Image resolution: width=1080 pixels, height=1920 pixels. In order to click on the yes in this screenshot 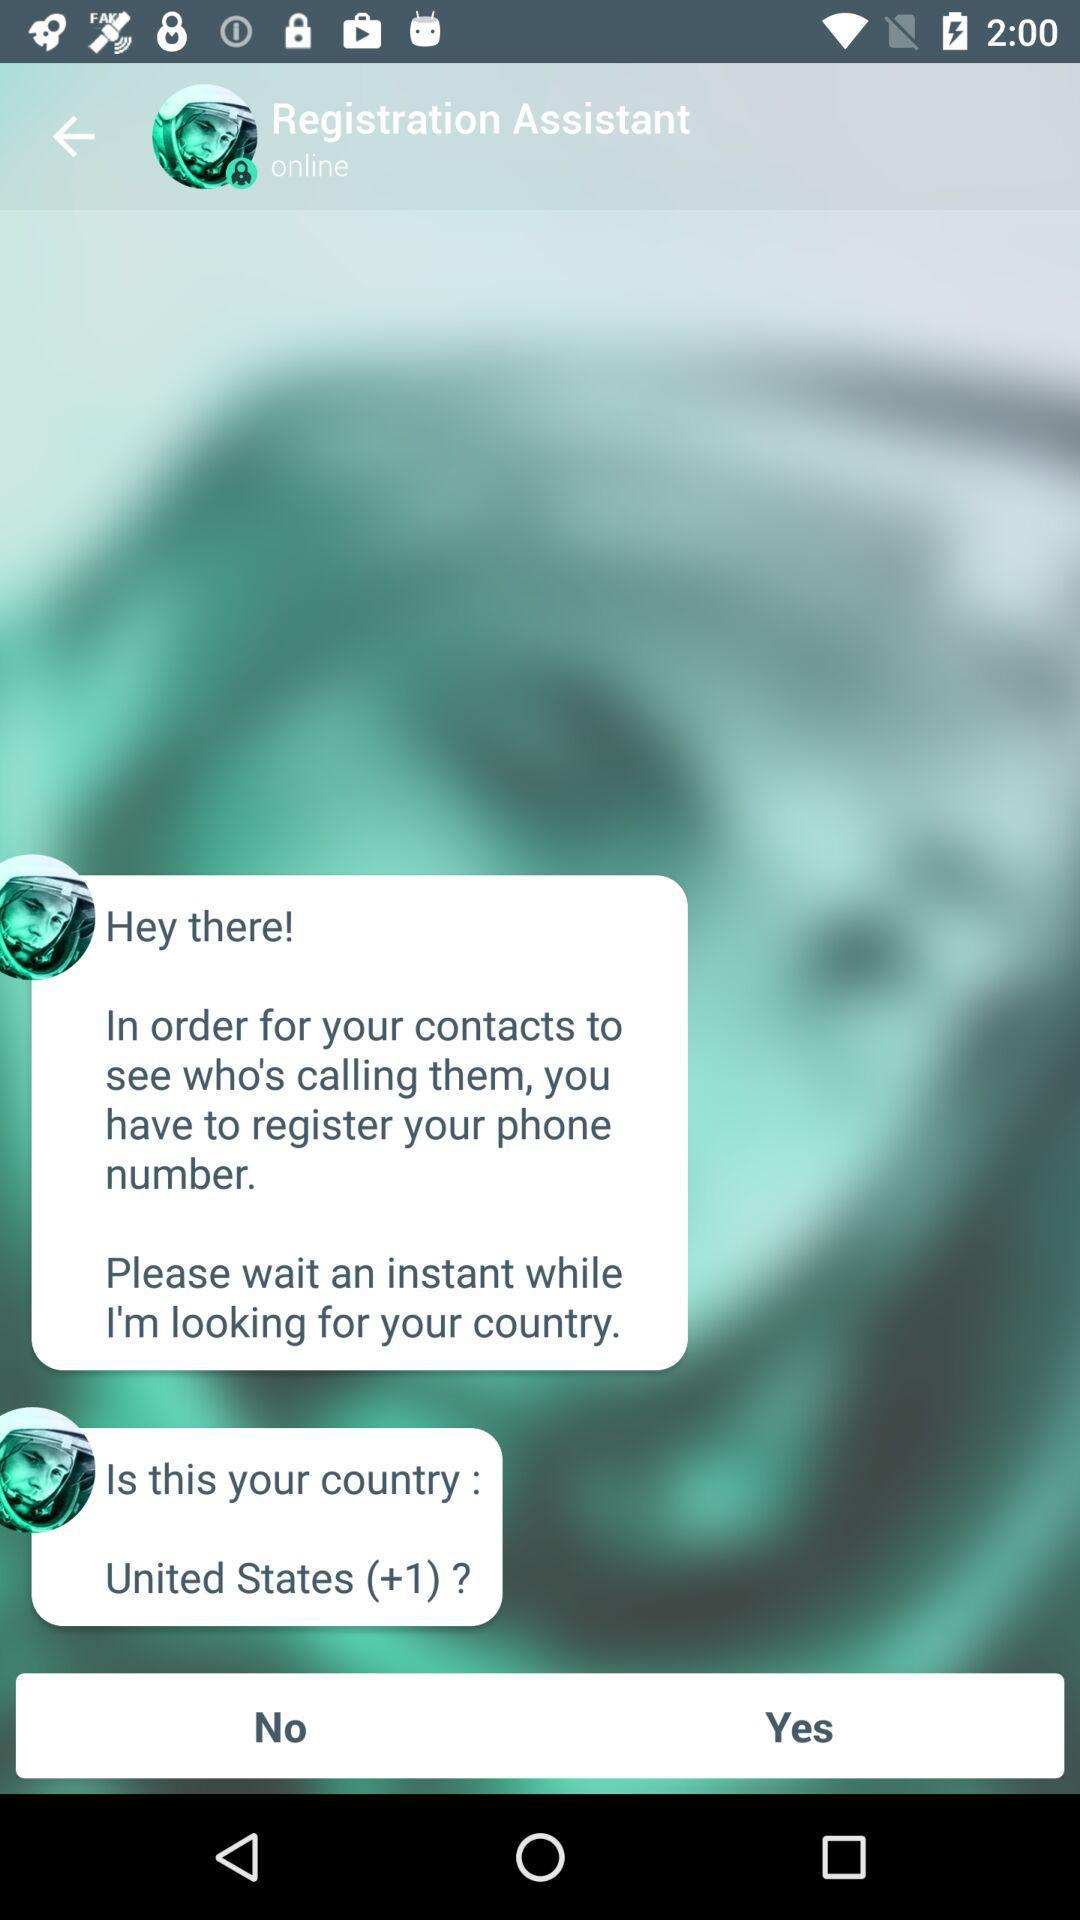, I will do `click(798, 1724)`.